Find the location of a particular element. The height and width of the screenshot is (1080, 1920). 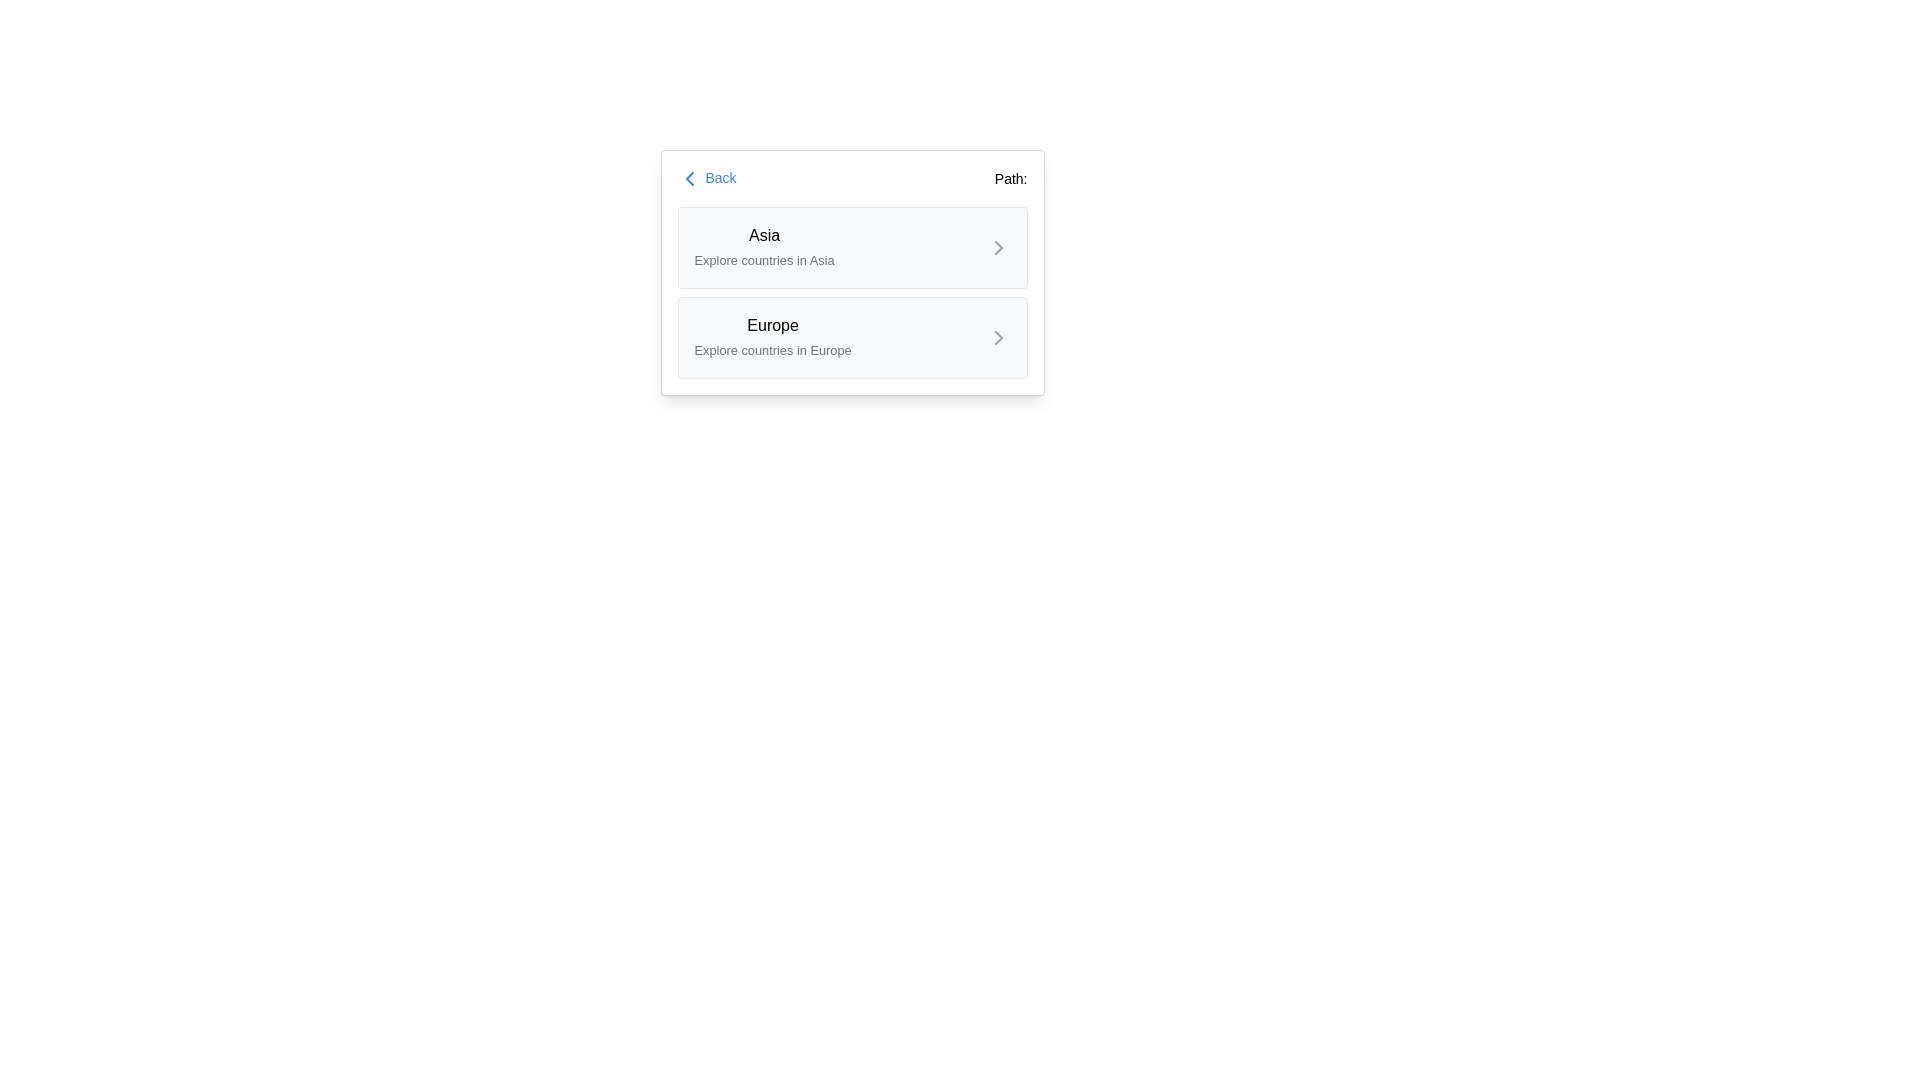

the interactive section labeled 'Asia' with a white background and rounded corners is located at coordinates (852, 273).